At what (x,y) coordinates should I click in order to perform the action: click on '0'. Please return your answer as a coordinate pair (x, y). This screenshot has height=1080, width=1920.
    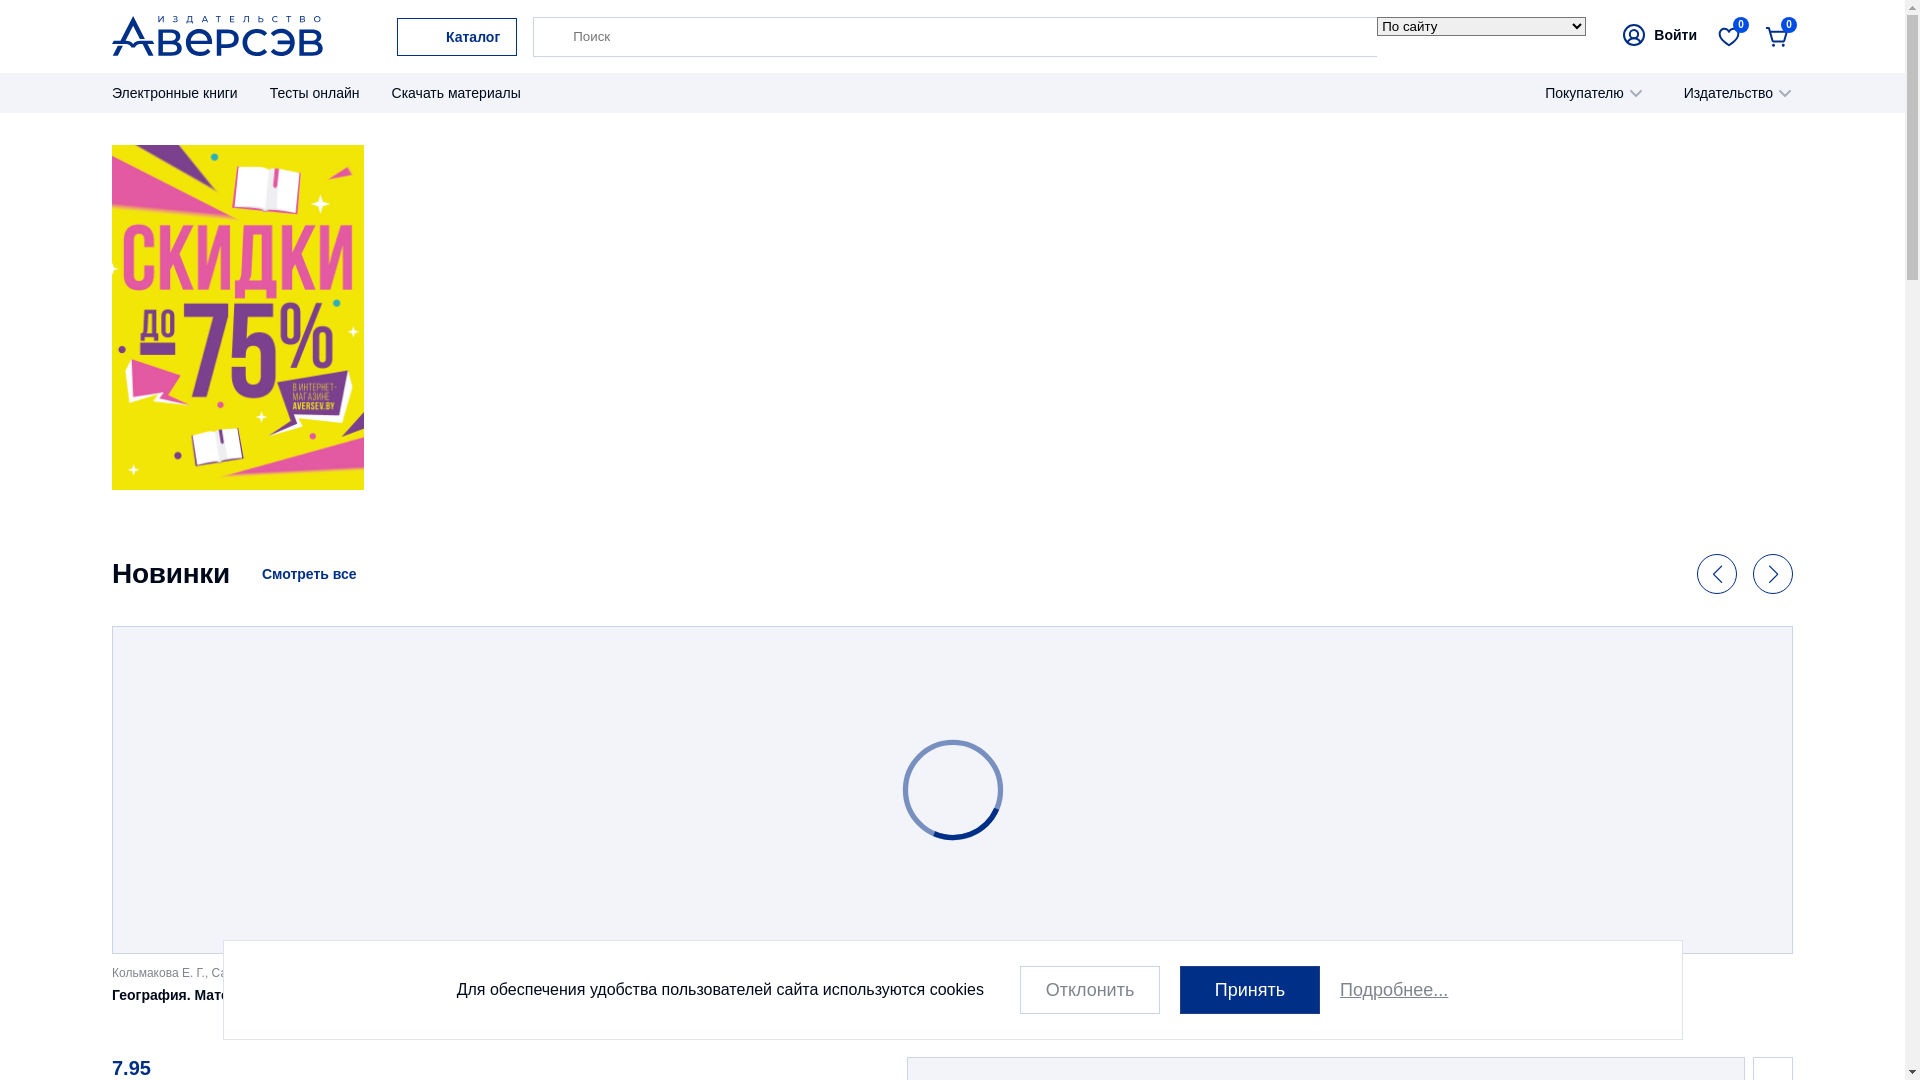
    Looking at the image, I should click on (1716, 35).